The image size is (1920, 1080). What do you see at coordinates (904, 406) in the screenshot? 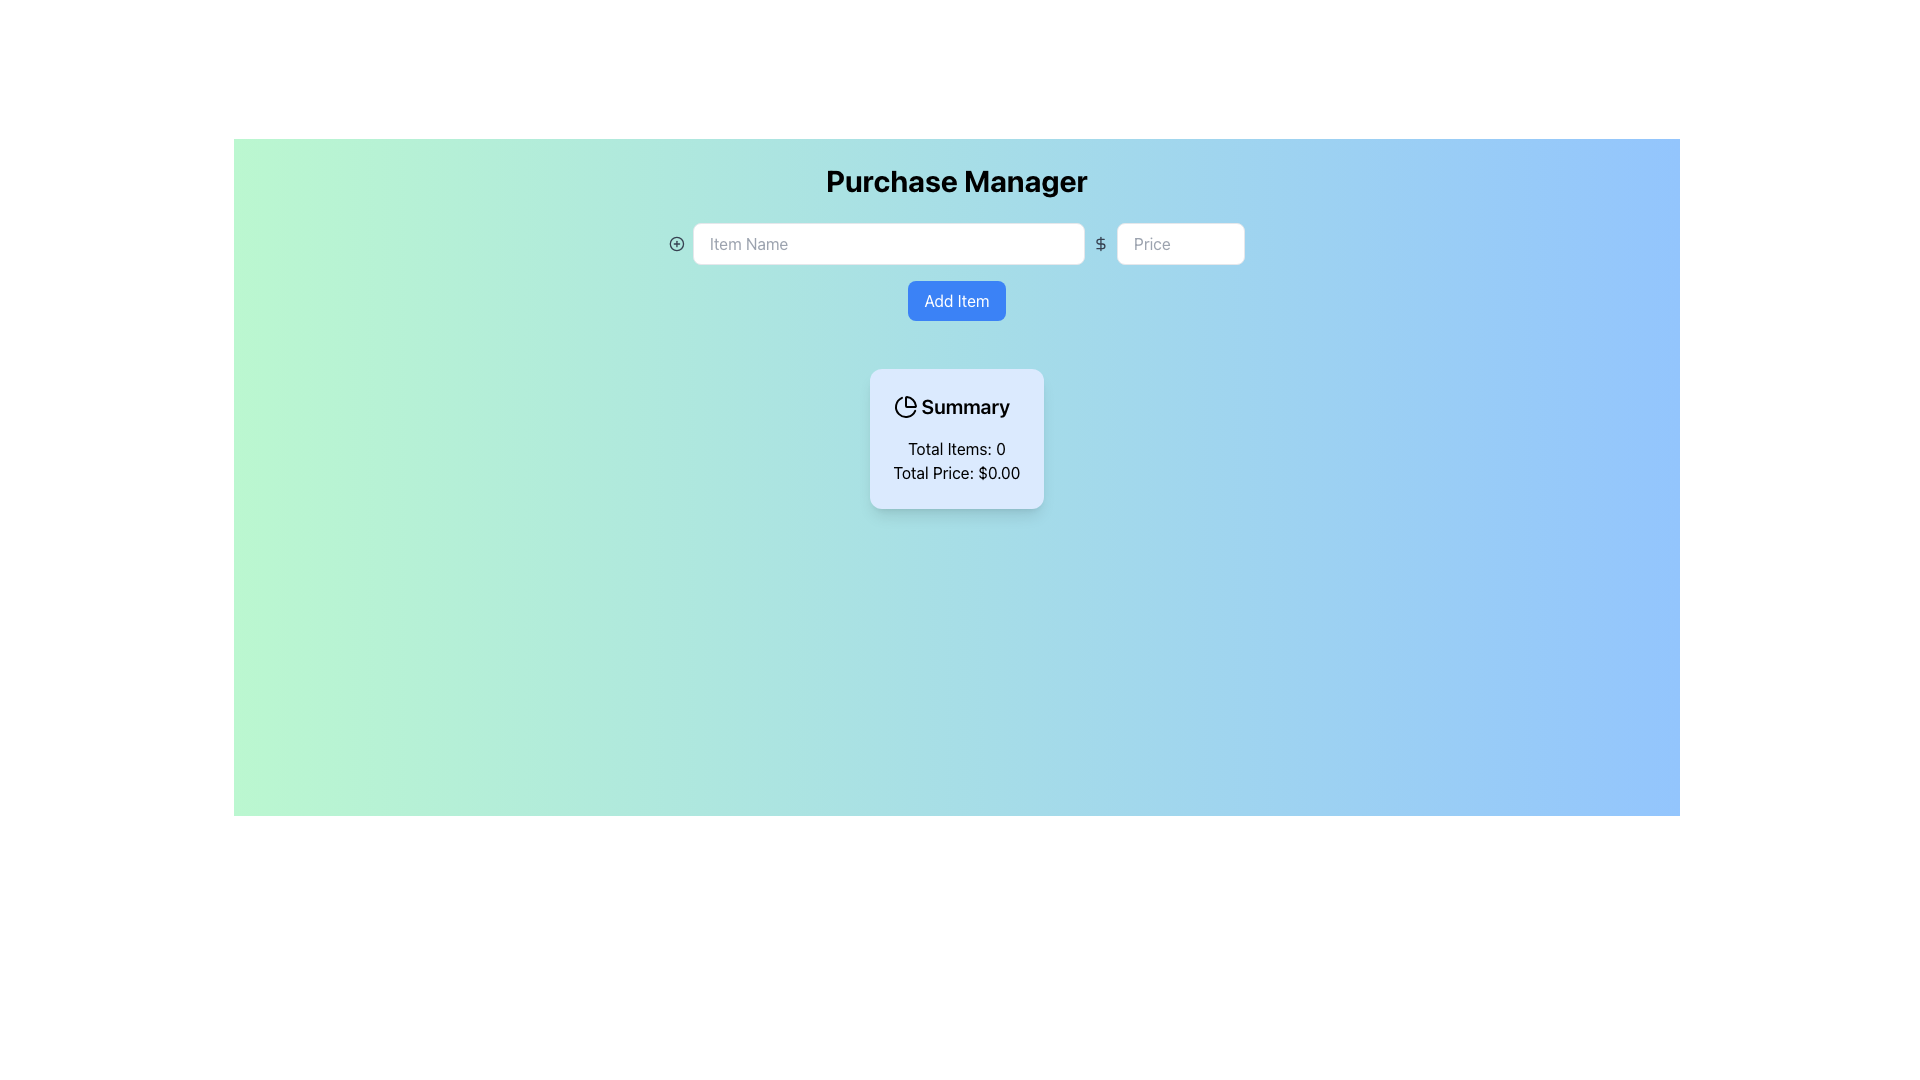
I see `the decorative icon located to the left of the 'Summary' text in the centered panel labeled 'Summary'` at bounding box center [904, 406].